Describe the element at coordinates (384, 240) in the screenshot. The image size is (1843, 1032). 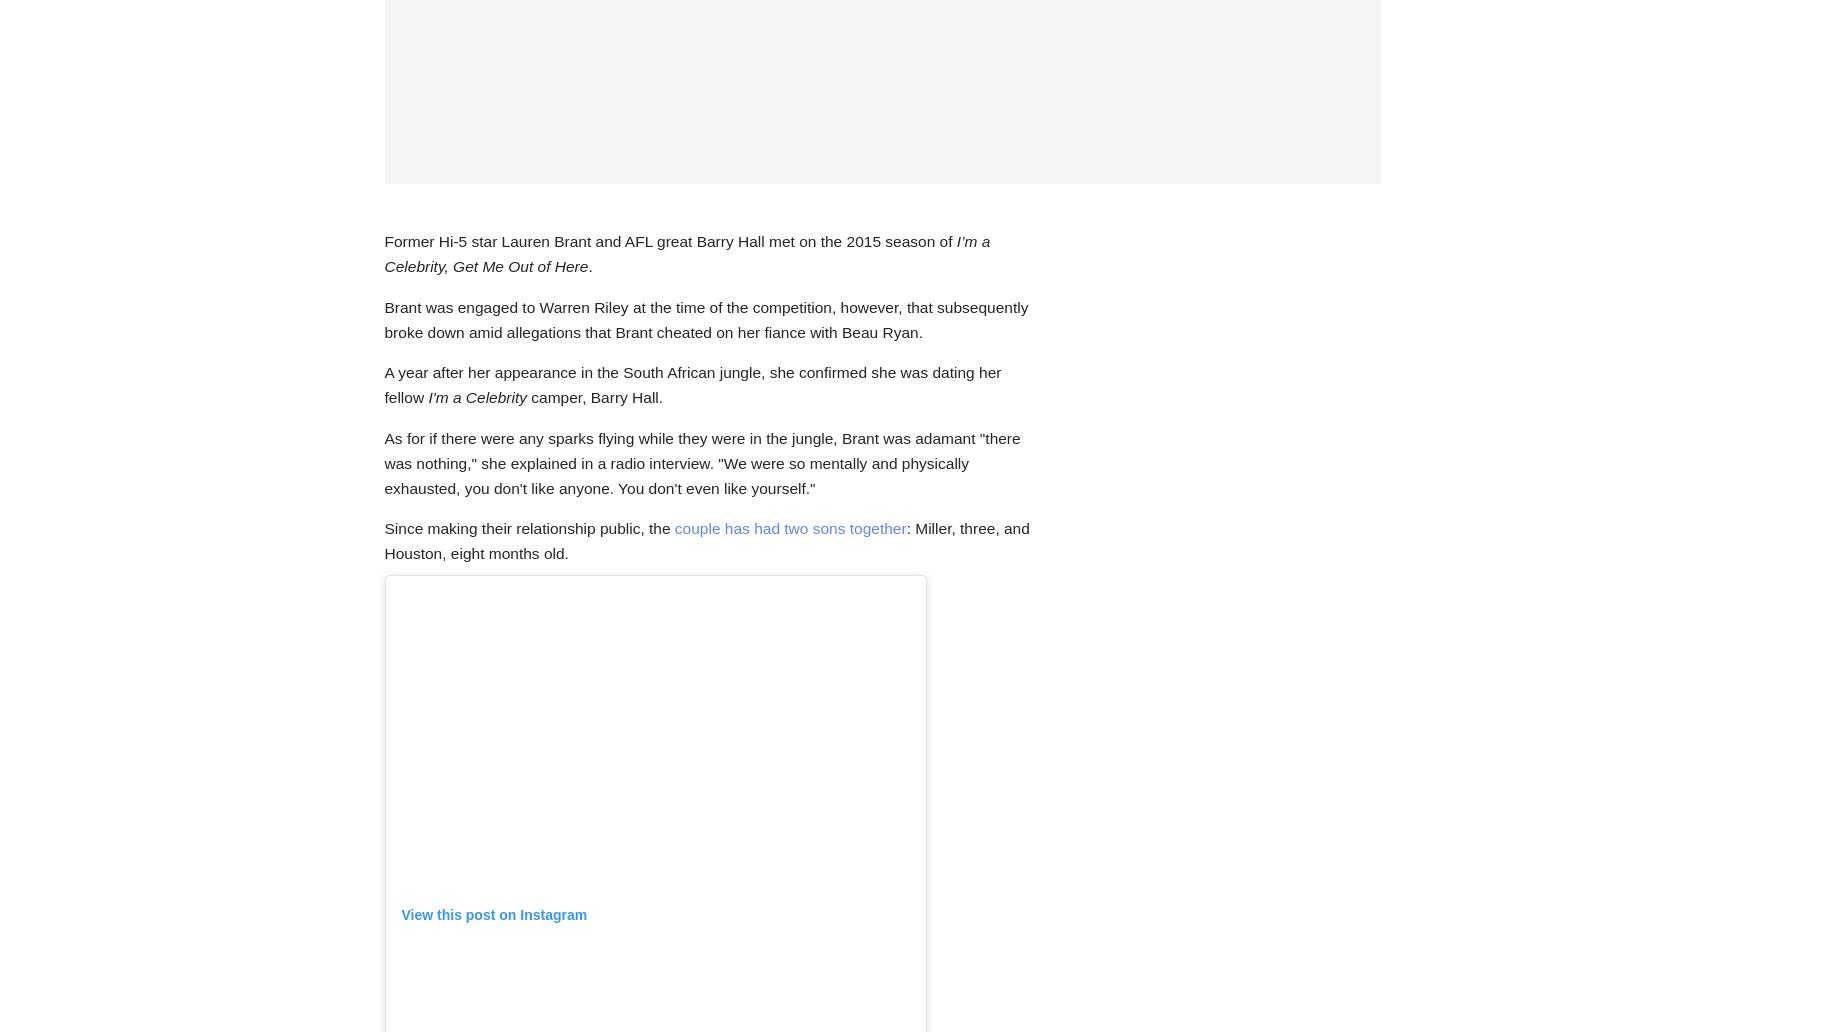
I see `'Former Hi-5 star Lauren Brant and AFL great Barry Hall met on the 2015 season of'` at that location.